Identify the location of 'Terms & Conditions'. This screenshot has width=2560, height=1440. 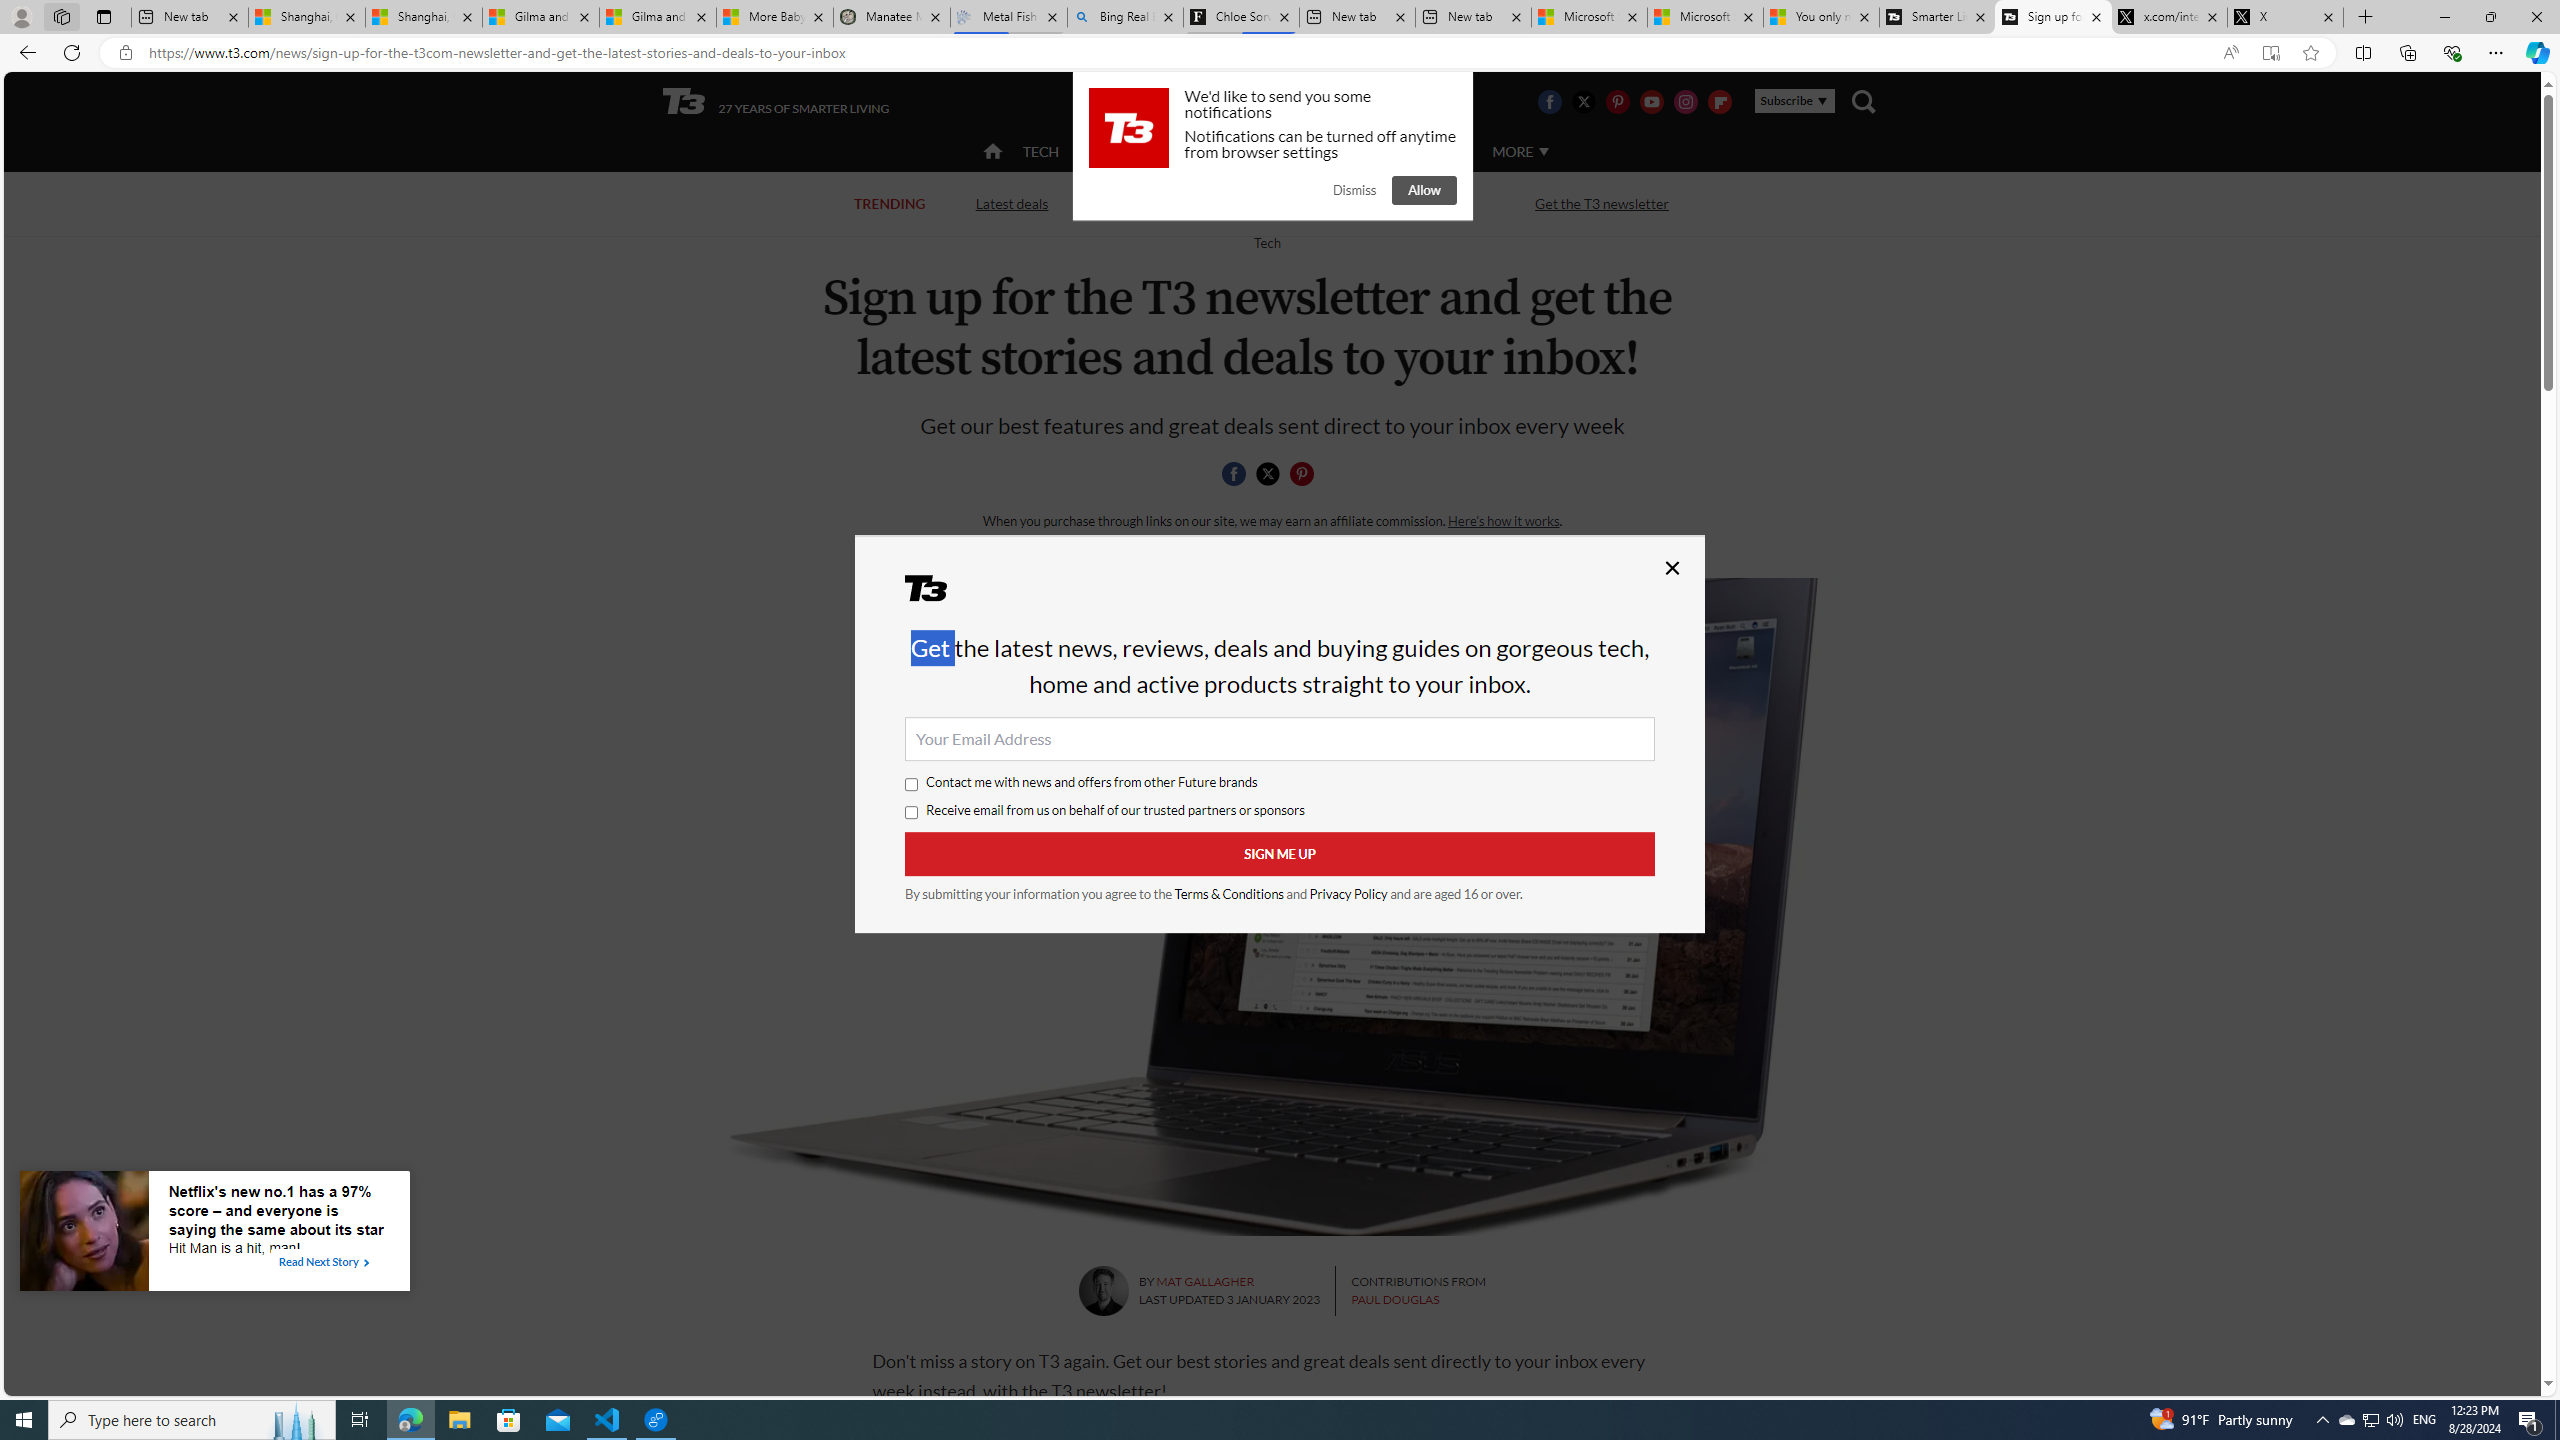
(1230, 893).